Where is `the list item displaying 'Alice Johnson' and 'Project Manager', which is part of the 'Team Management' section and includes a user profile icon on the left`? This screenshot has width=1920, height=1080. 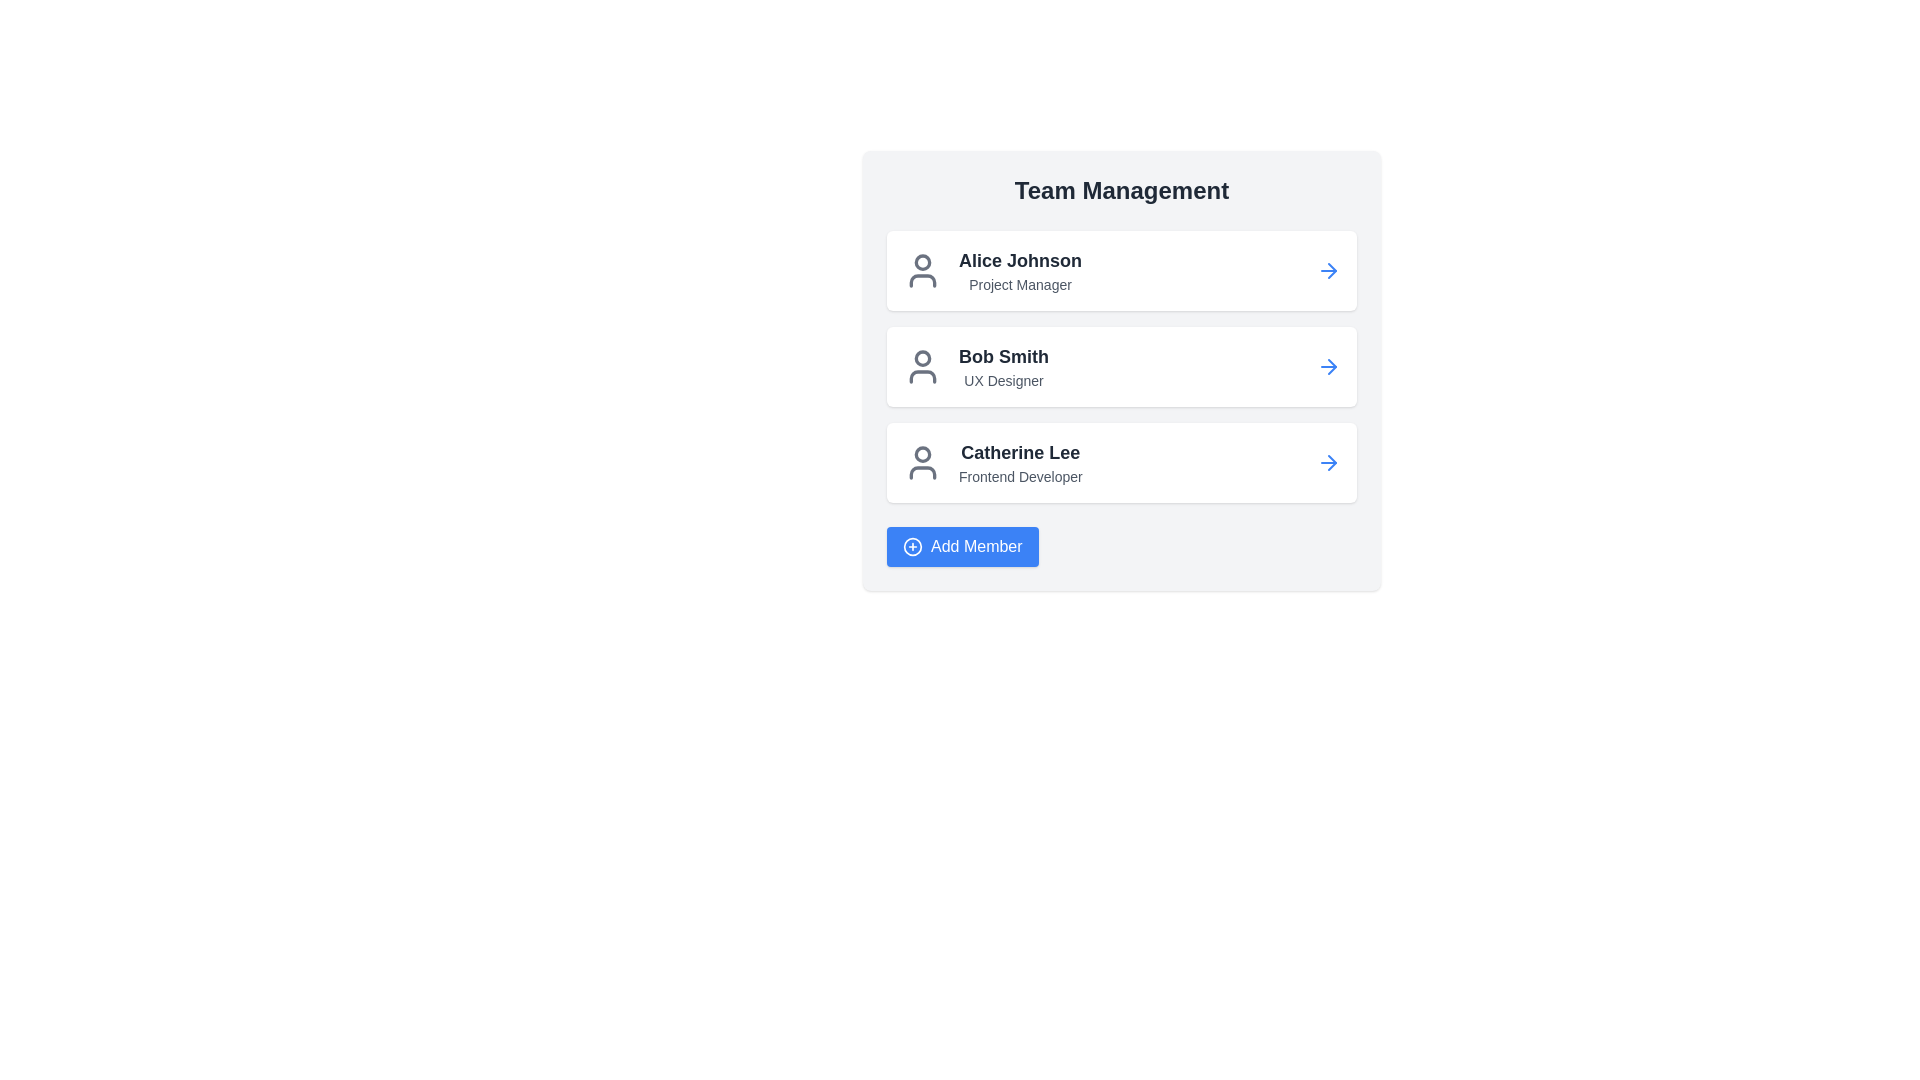
the list item displaying 'Alice Johnson' and 'Project Manager', which is part of the 'Team Management' section and includes a user profile icon on the left is located at coordinates (1020, 270).